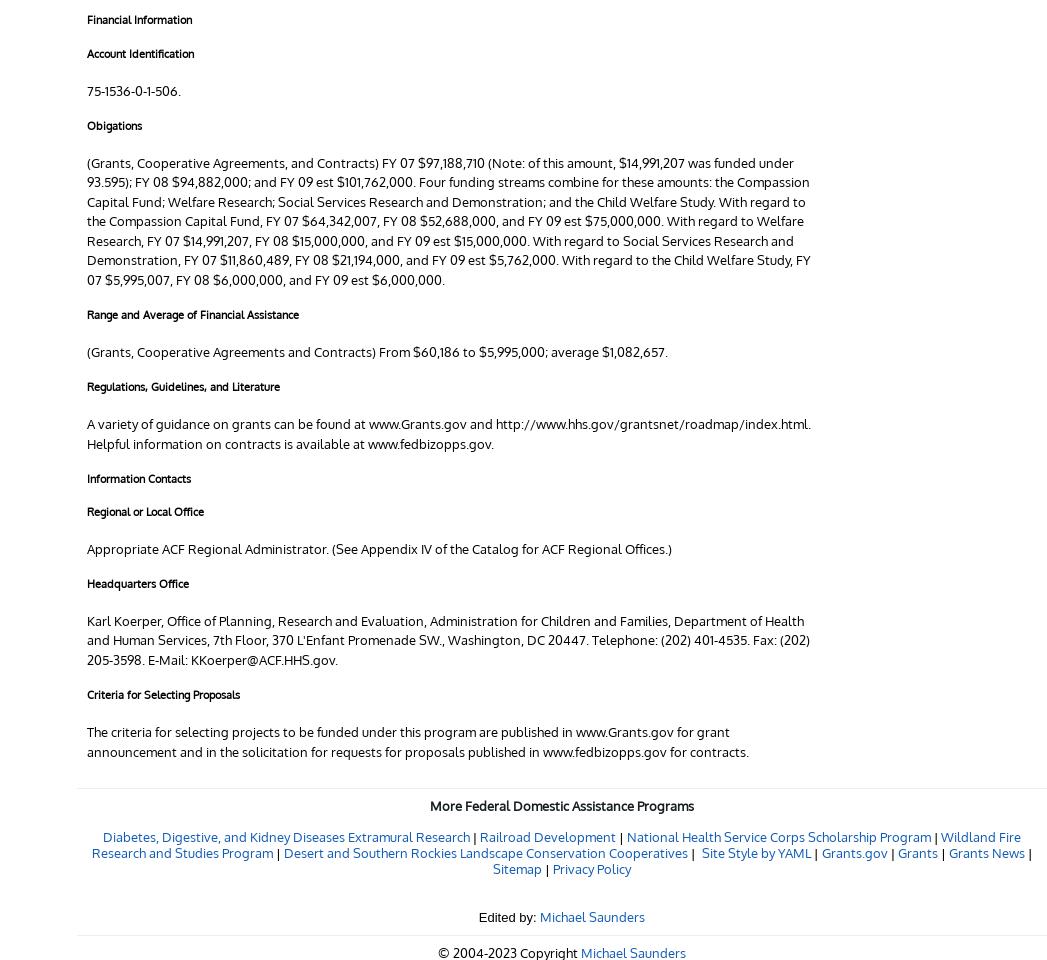 The height and width of the screenshot is (960, 1047). I want to click on 'More Federal Domestic Assistance Programs', so click(562, 804).